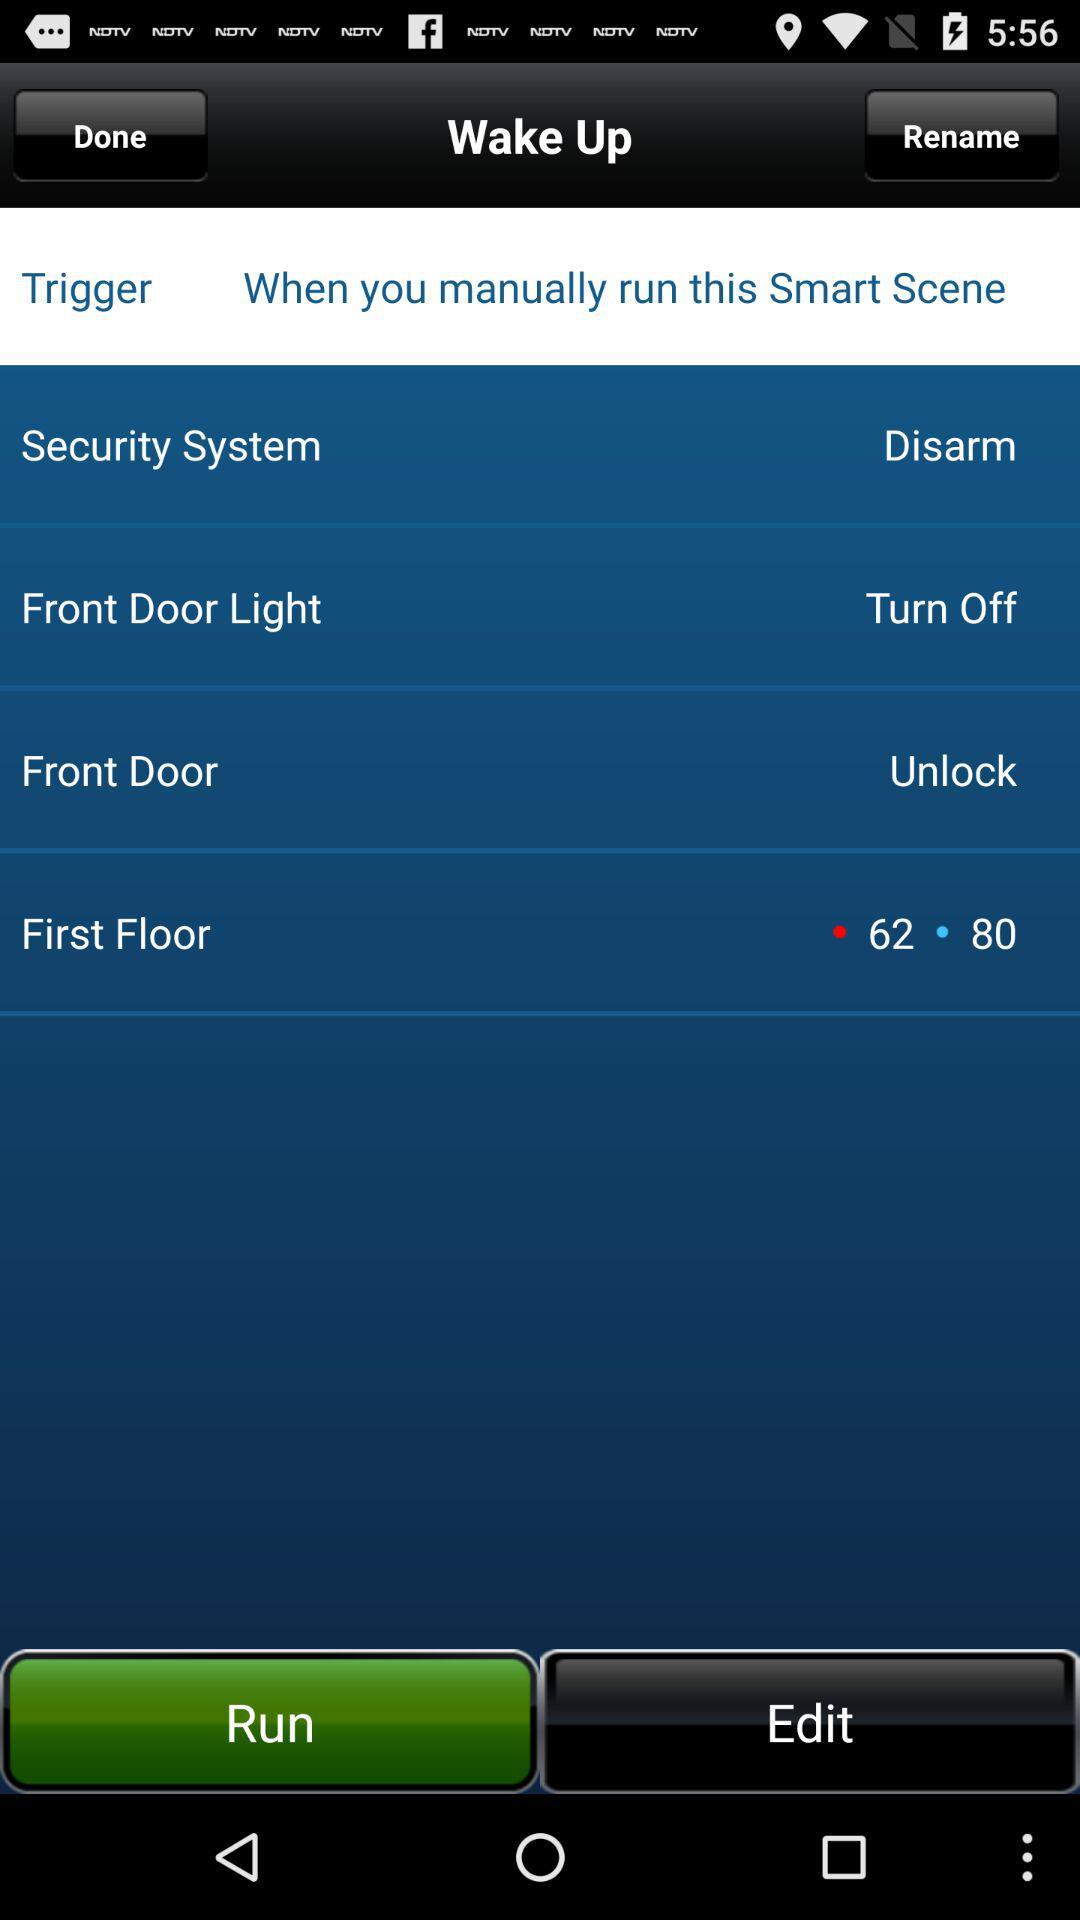  What do you see at coordinates (993, 931) in the screenshot?
I see `the button above the edit` at bounding box center [993, 931].